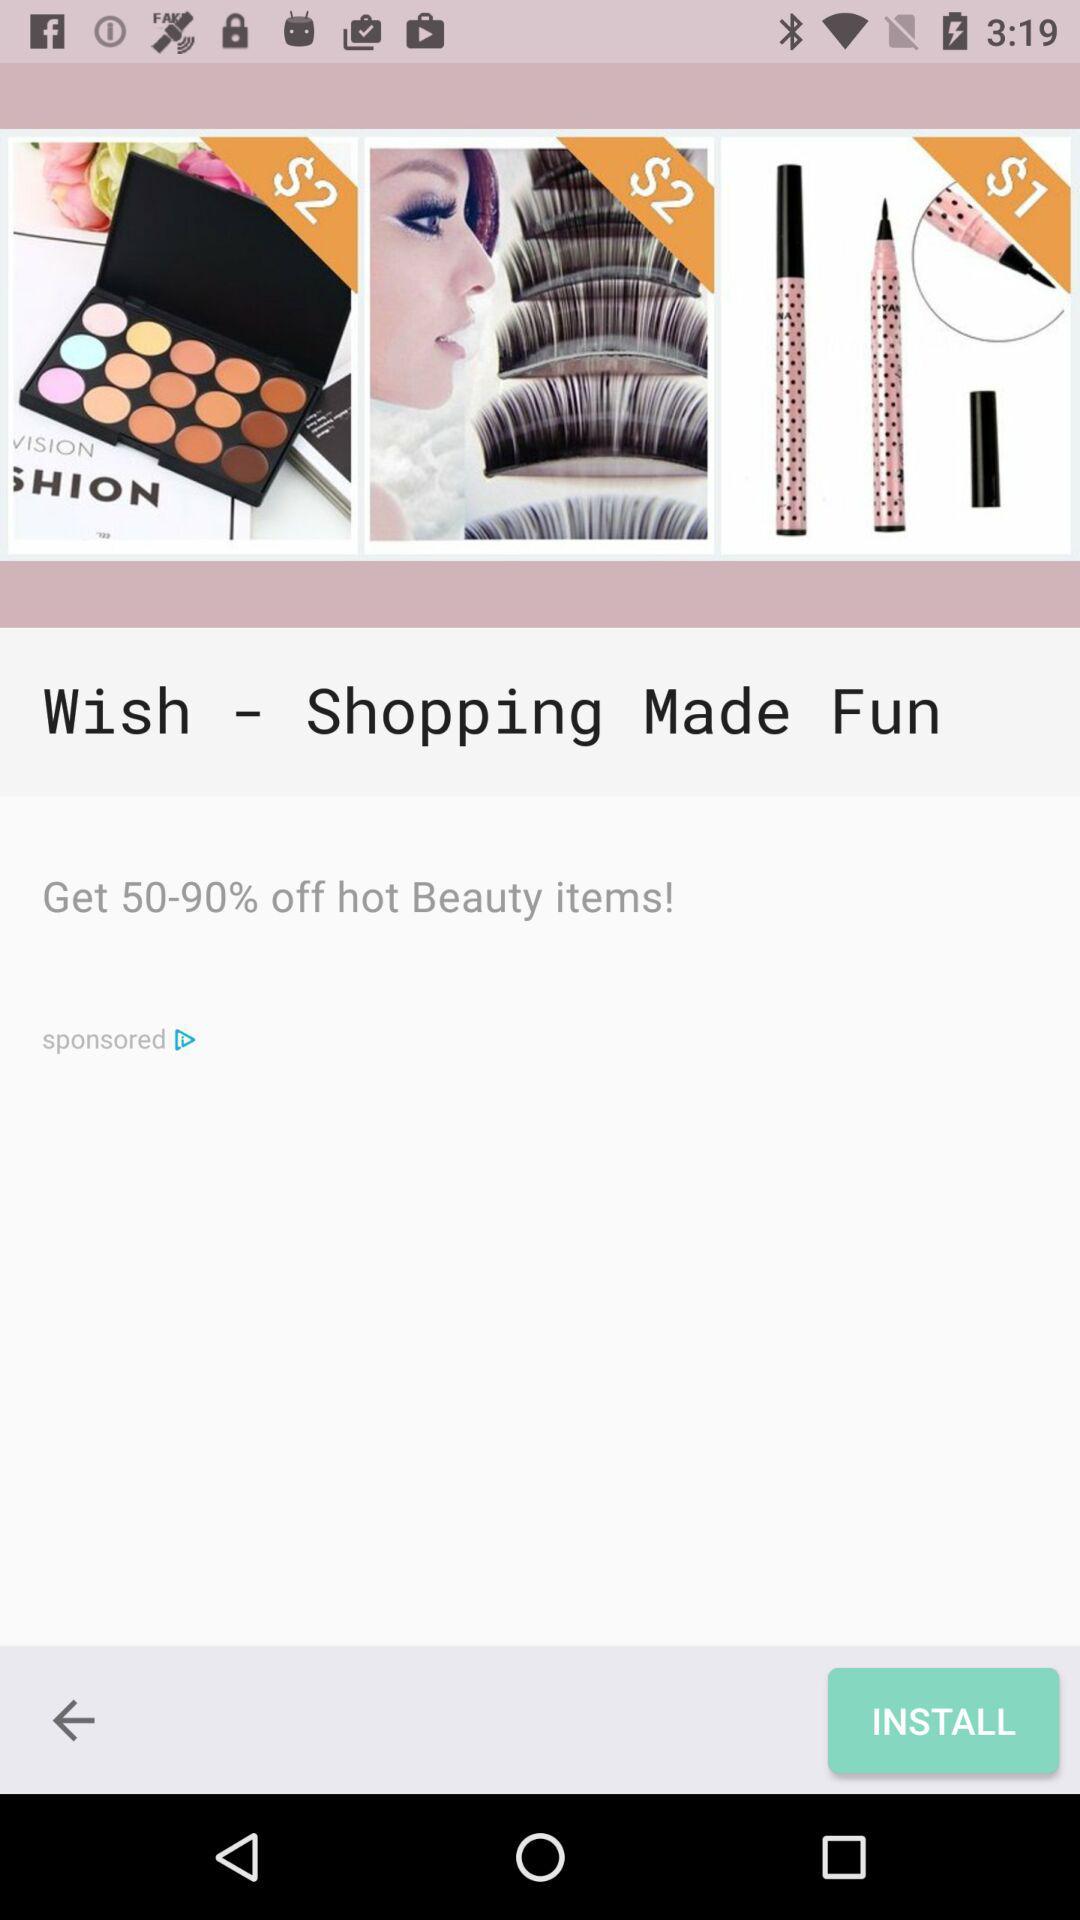  I want to click on wish shopping made, so click(540, 712).